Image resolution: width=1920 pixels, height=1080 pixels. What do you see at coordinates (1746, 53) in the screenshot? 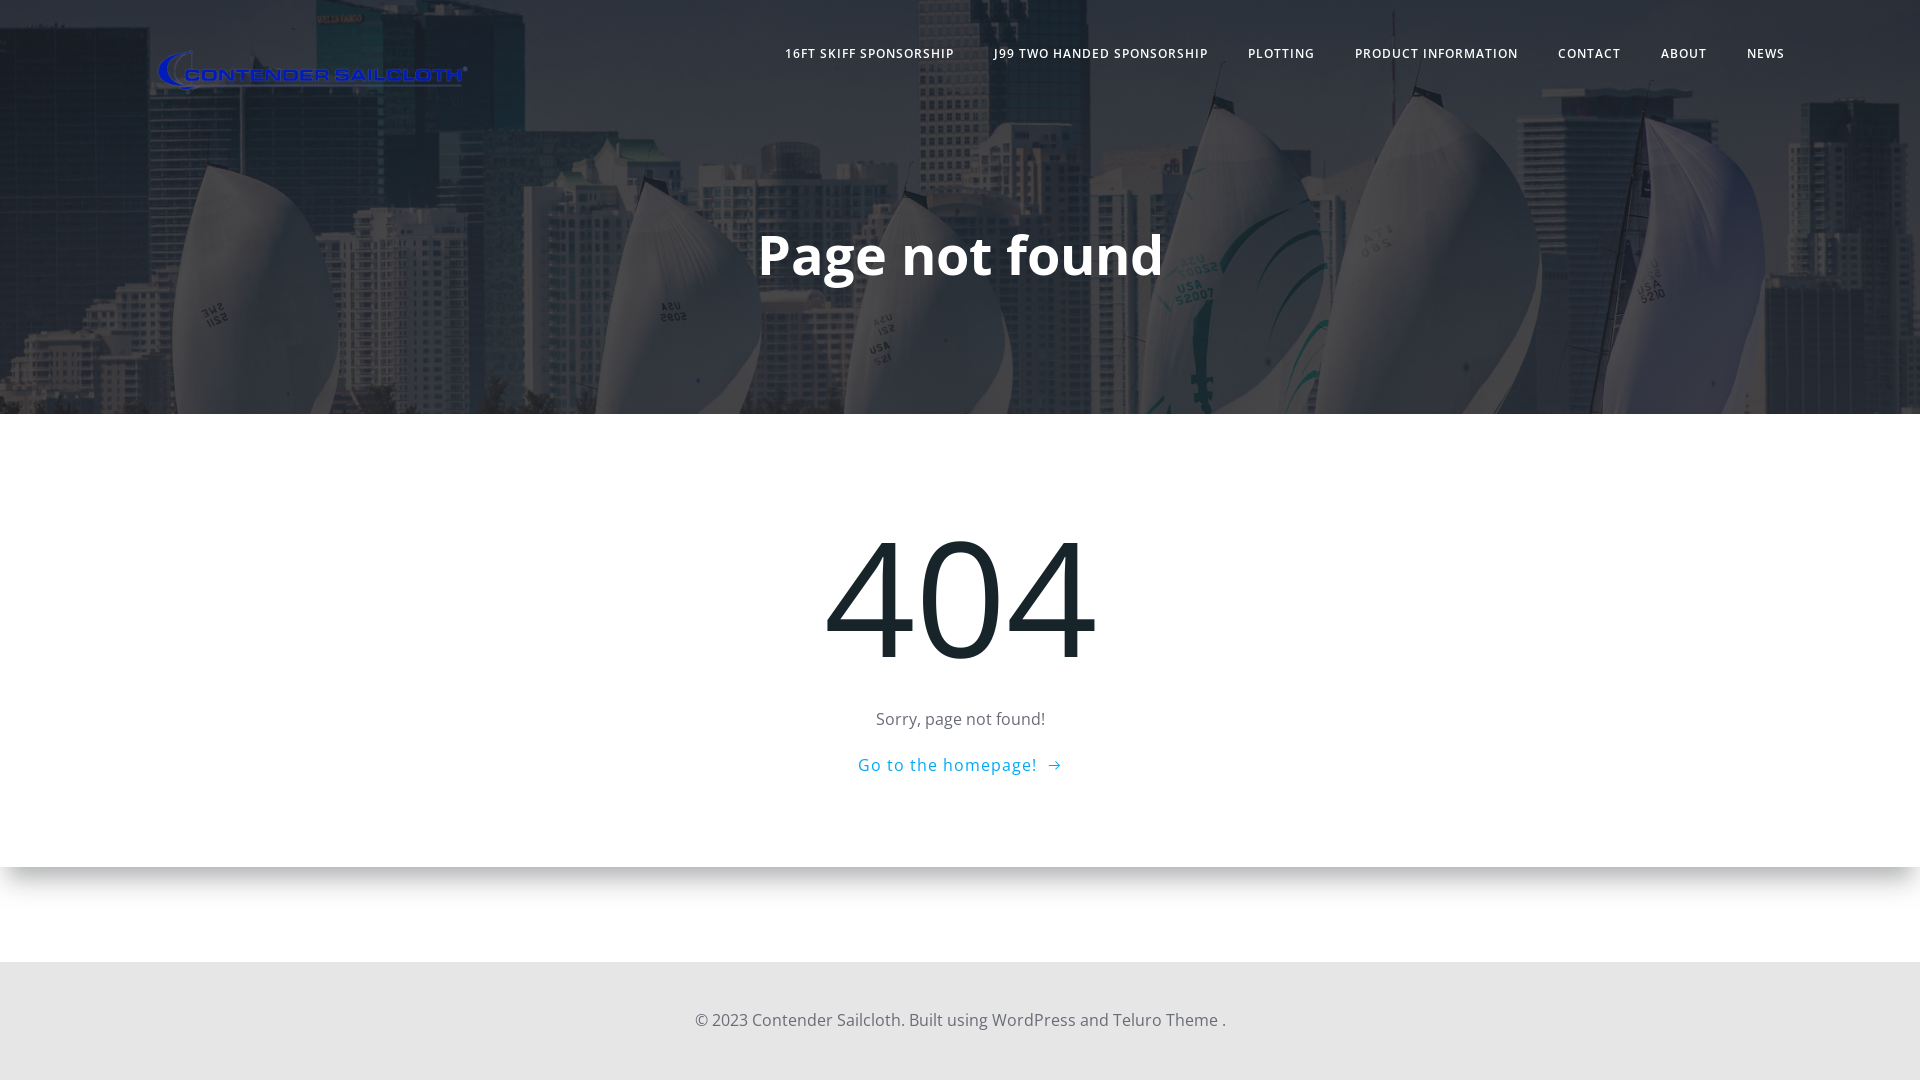
I see `'NEWS'` at bounding box center [1746, 53].